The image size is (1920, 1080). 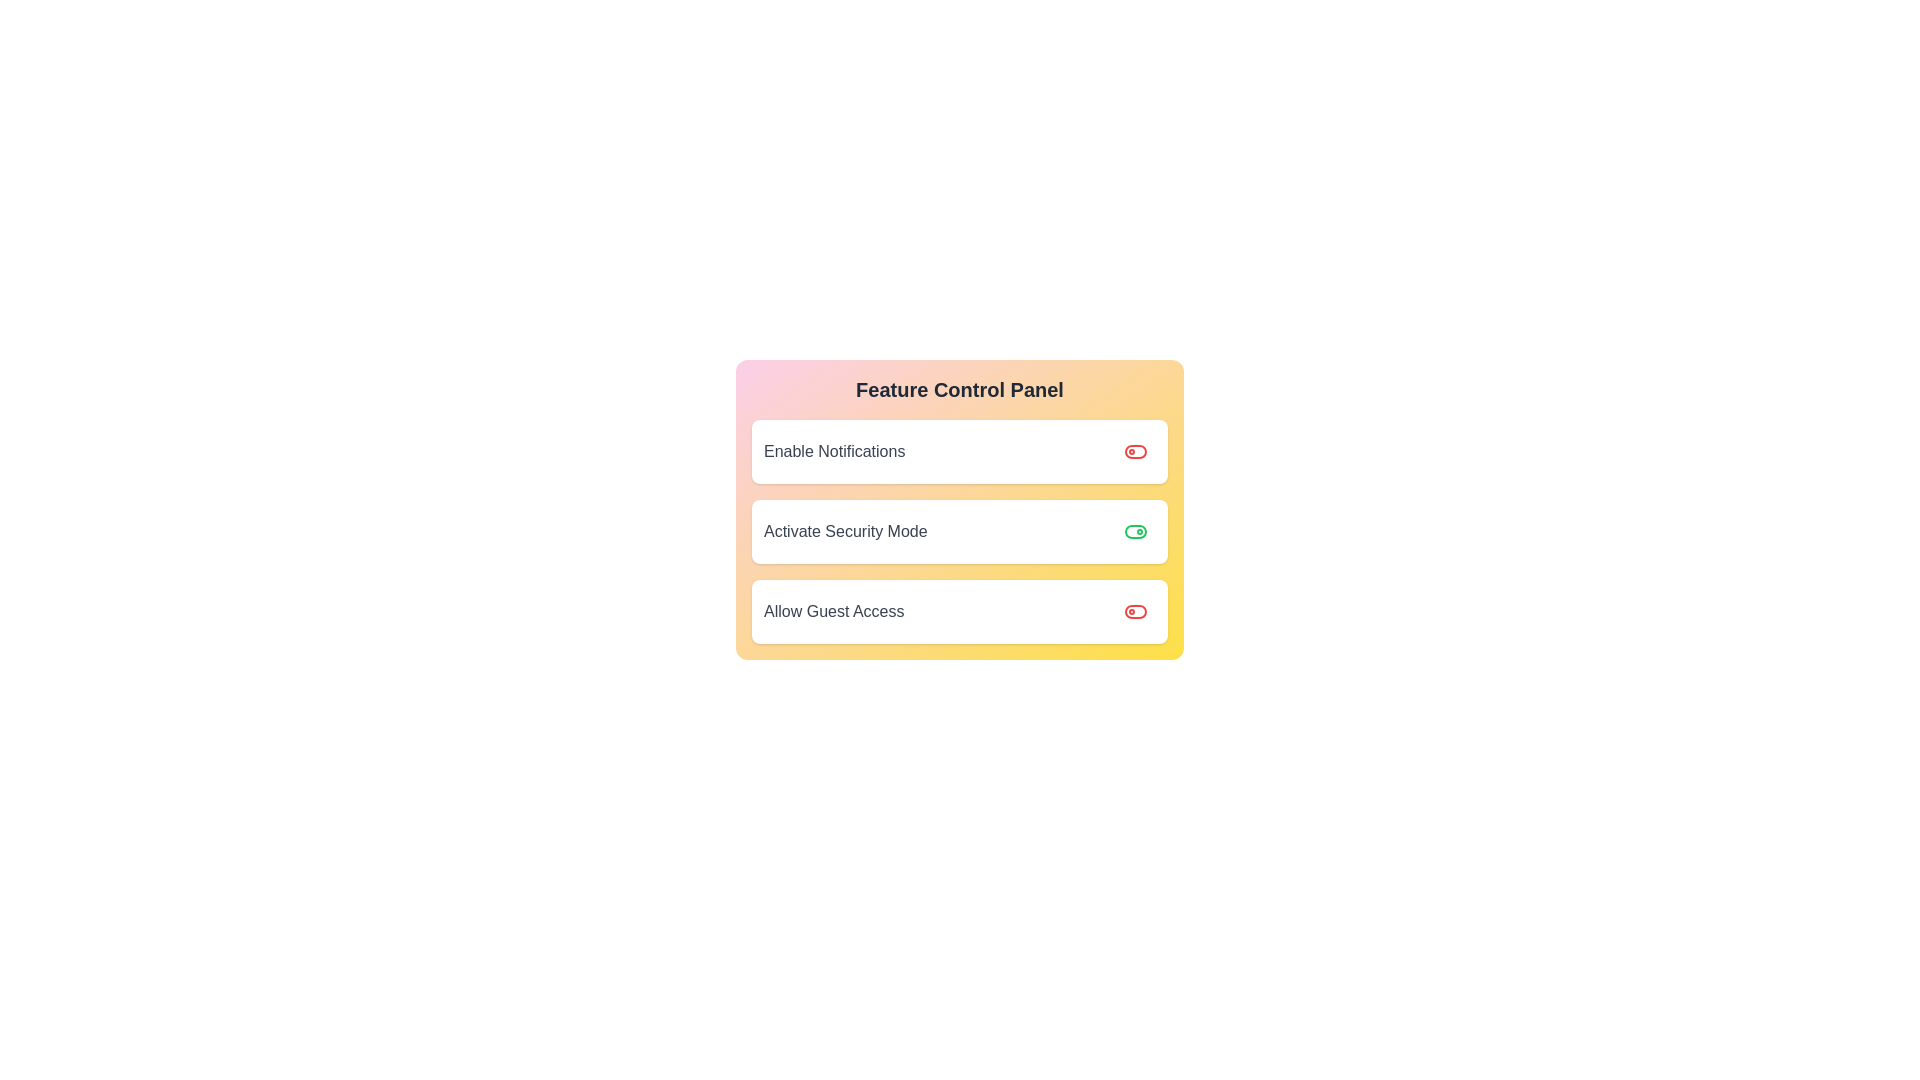 What do you see at coordinates (1136, 451) in the screenshot?
I see `the toggle switch represented by the rectangular div or SVG with rounded corners and a solid red border, located to the right of the 'Enable Notifications' label` at bounding box center [1136, 451].